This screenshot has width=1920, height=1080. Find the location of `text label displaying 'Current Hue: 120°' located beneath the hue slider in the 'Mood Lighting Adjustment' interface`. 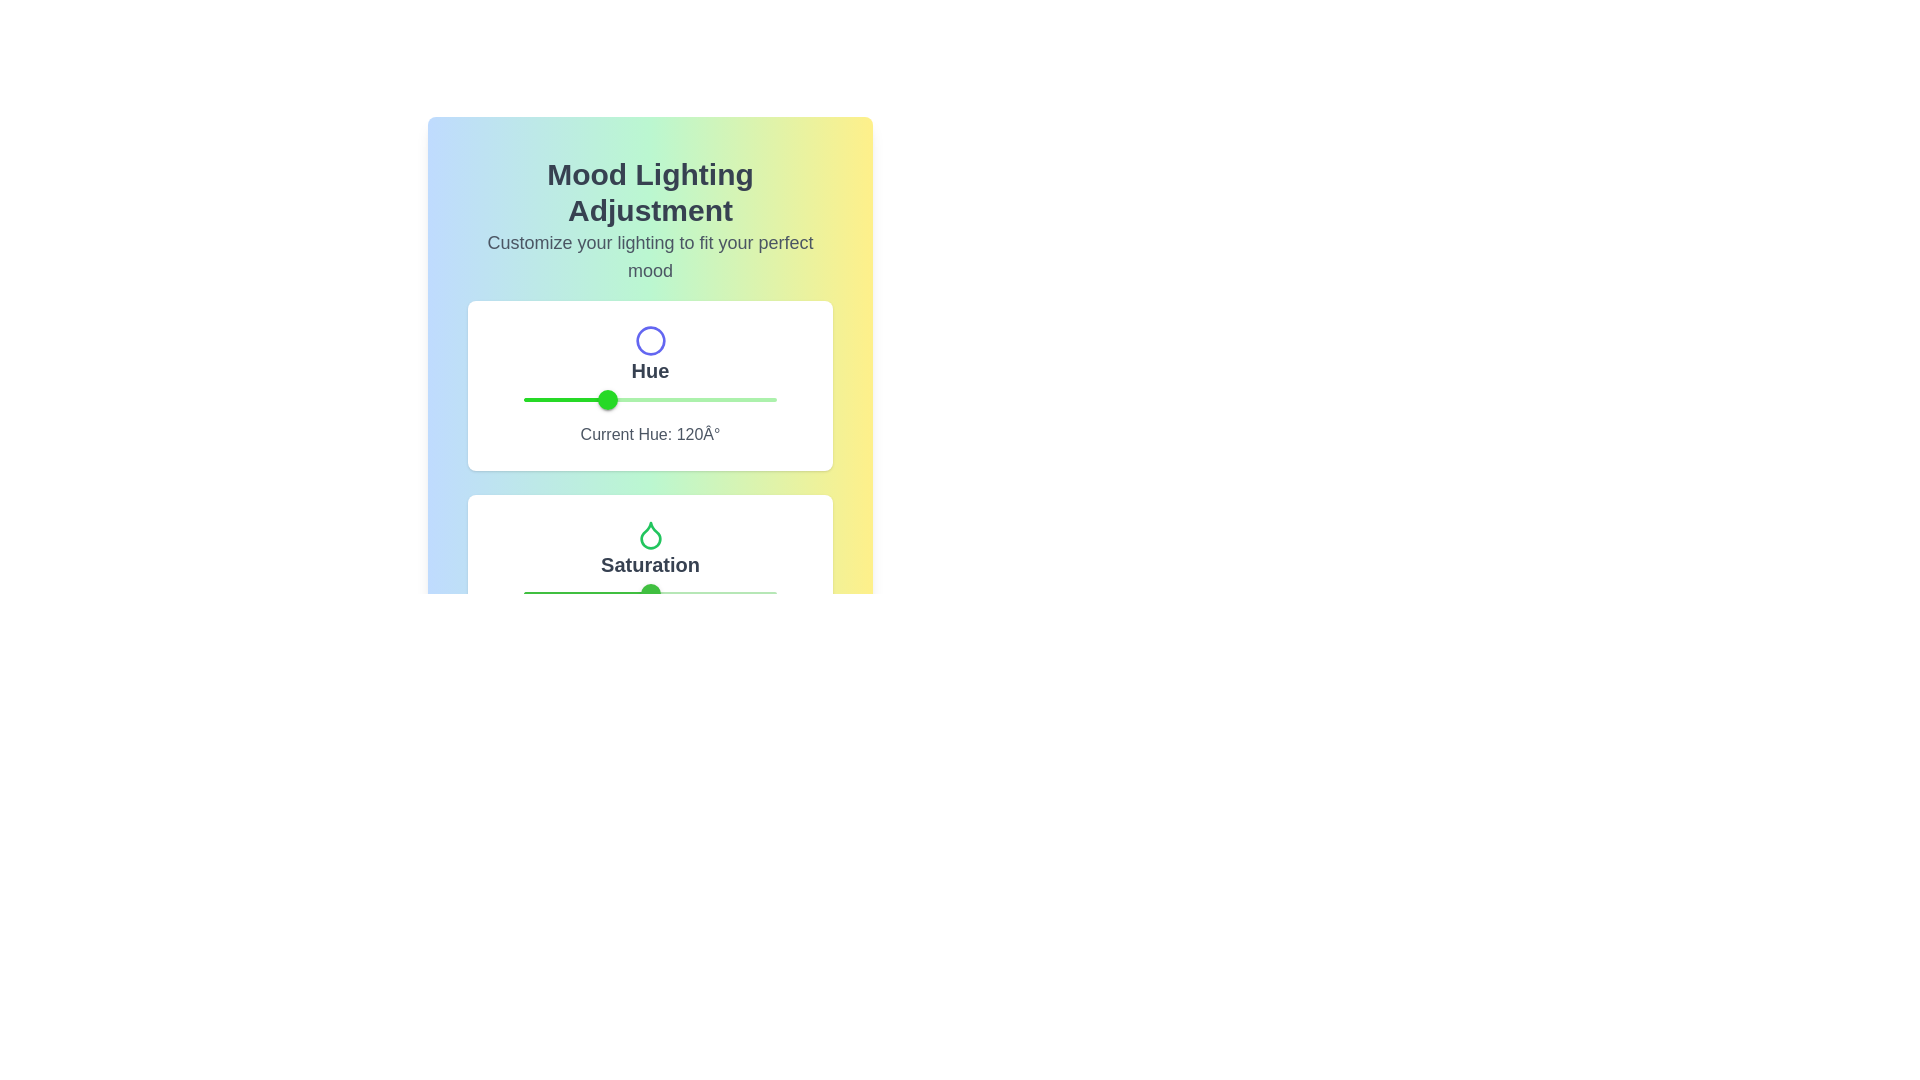

text label displaying 'Current Hue: 120°' located beneath the hue slider in the 'Mood Lighting Adjustment' interface is located at coordinates (650, 434).